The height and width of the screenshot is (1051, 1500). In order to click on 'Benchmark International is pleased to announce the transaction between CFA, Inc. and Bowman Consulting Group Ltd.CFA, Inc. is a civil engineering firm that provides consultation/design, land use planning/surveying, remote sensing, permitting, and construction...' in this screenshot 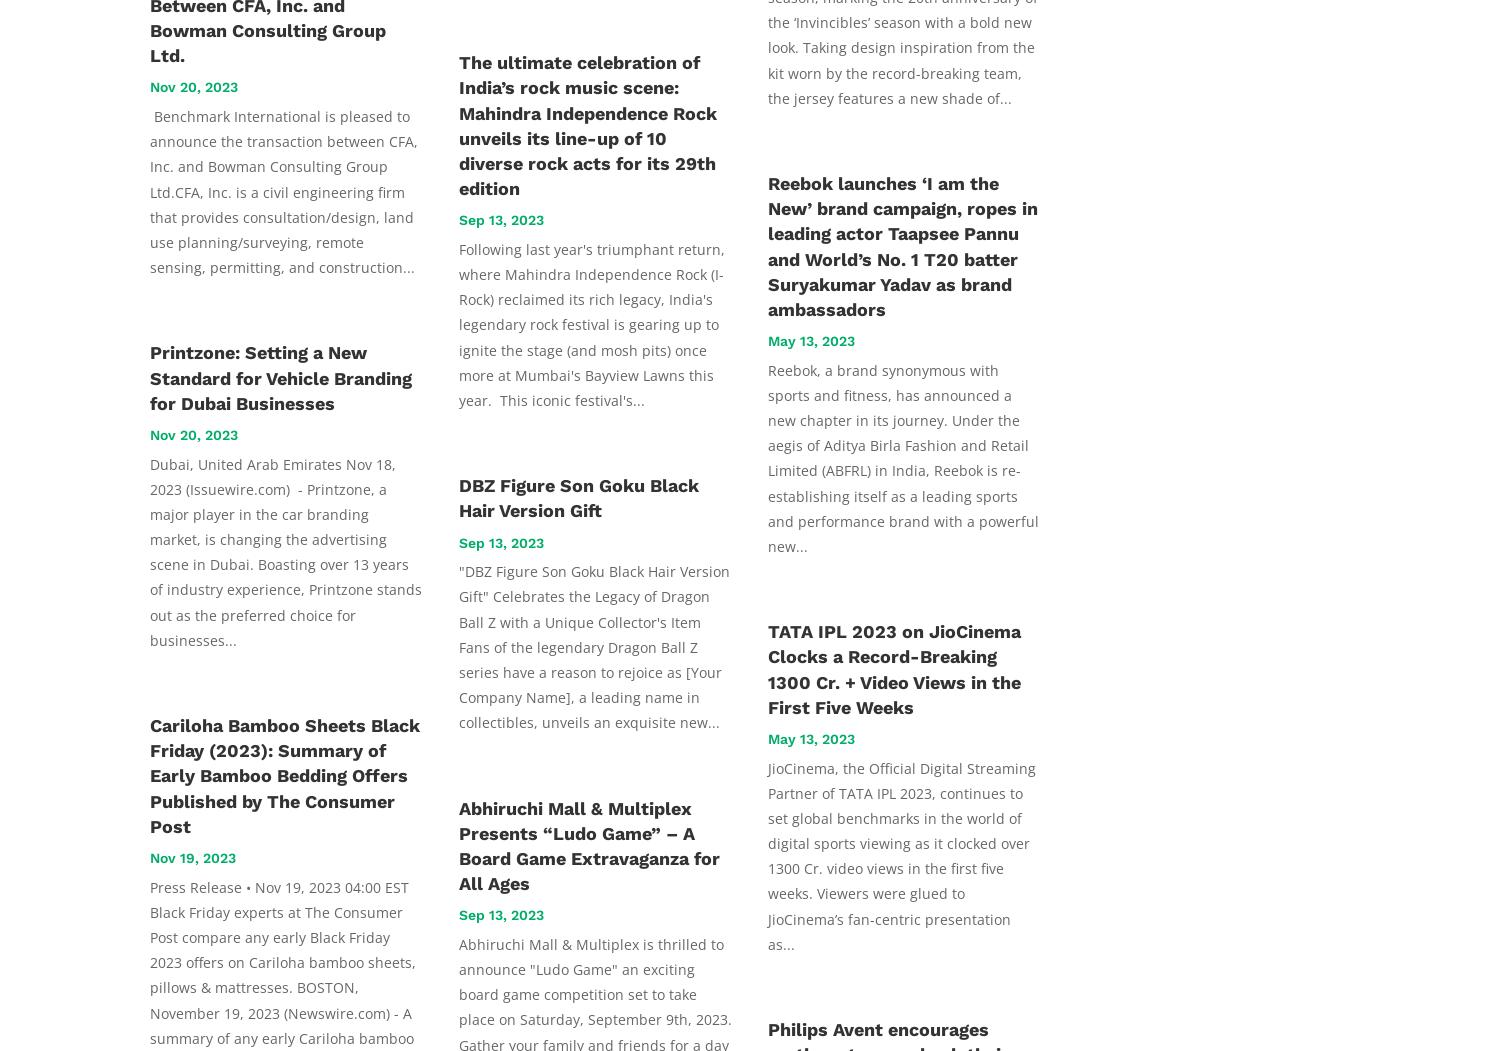, I will do `click(283, 192)`.